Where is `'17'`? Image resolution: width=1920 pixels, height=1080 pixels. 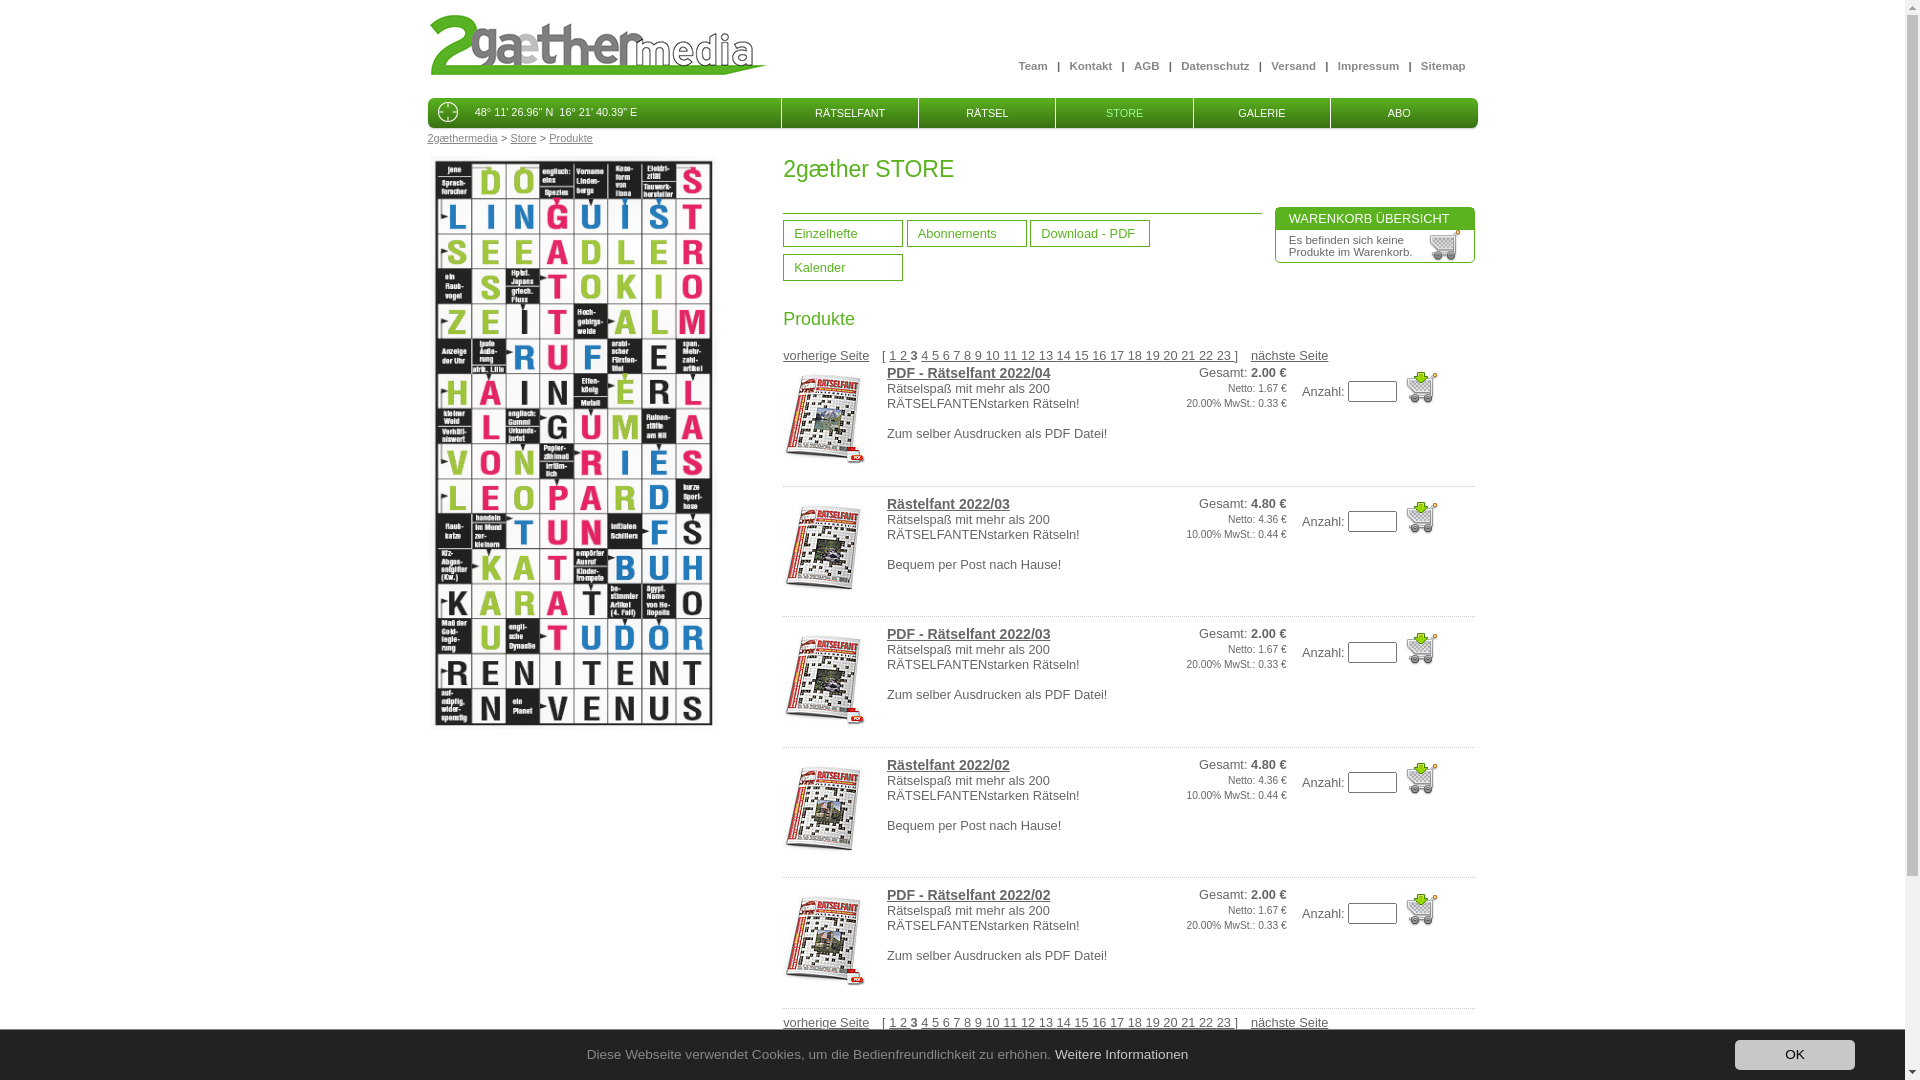
'17' is located at coordinates (1117, 354).